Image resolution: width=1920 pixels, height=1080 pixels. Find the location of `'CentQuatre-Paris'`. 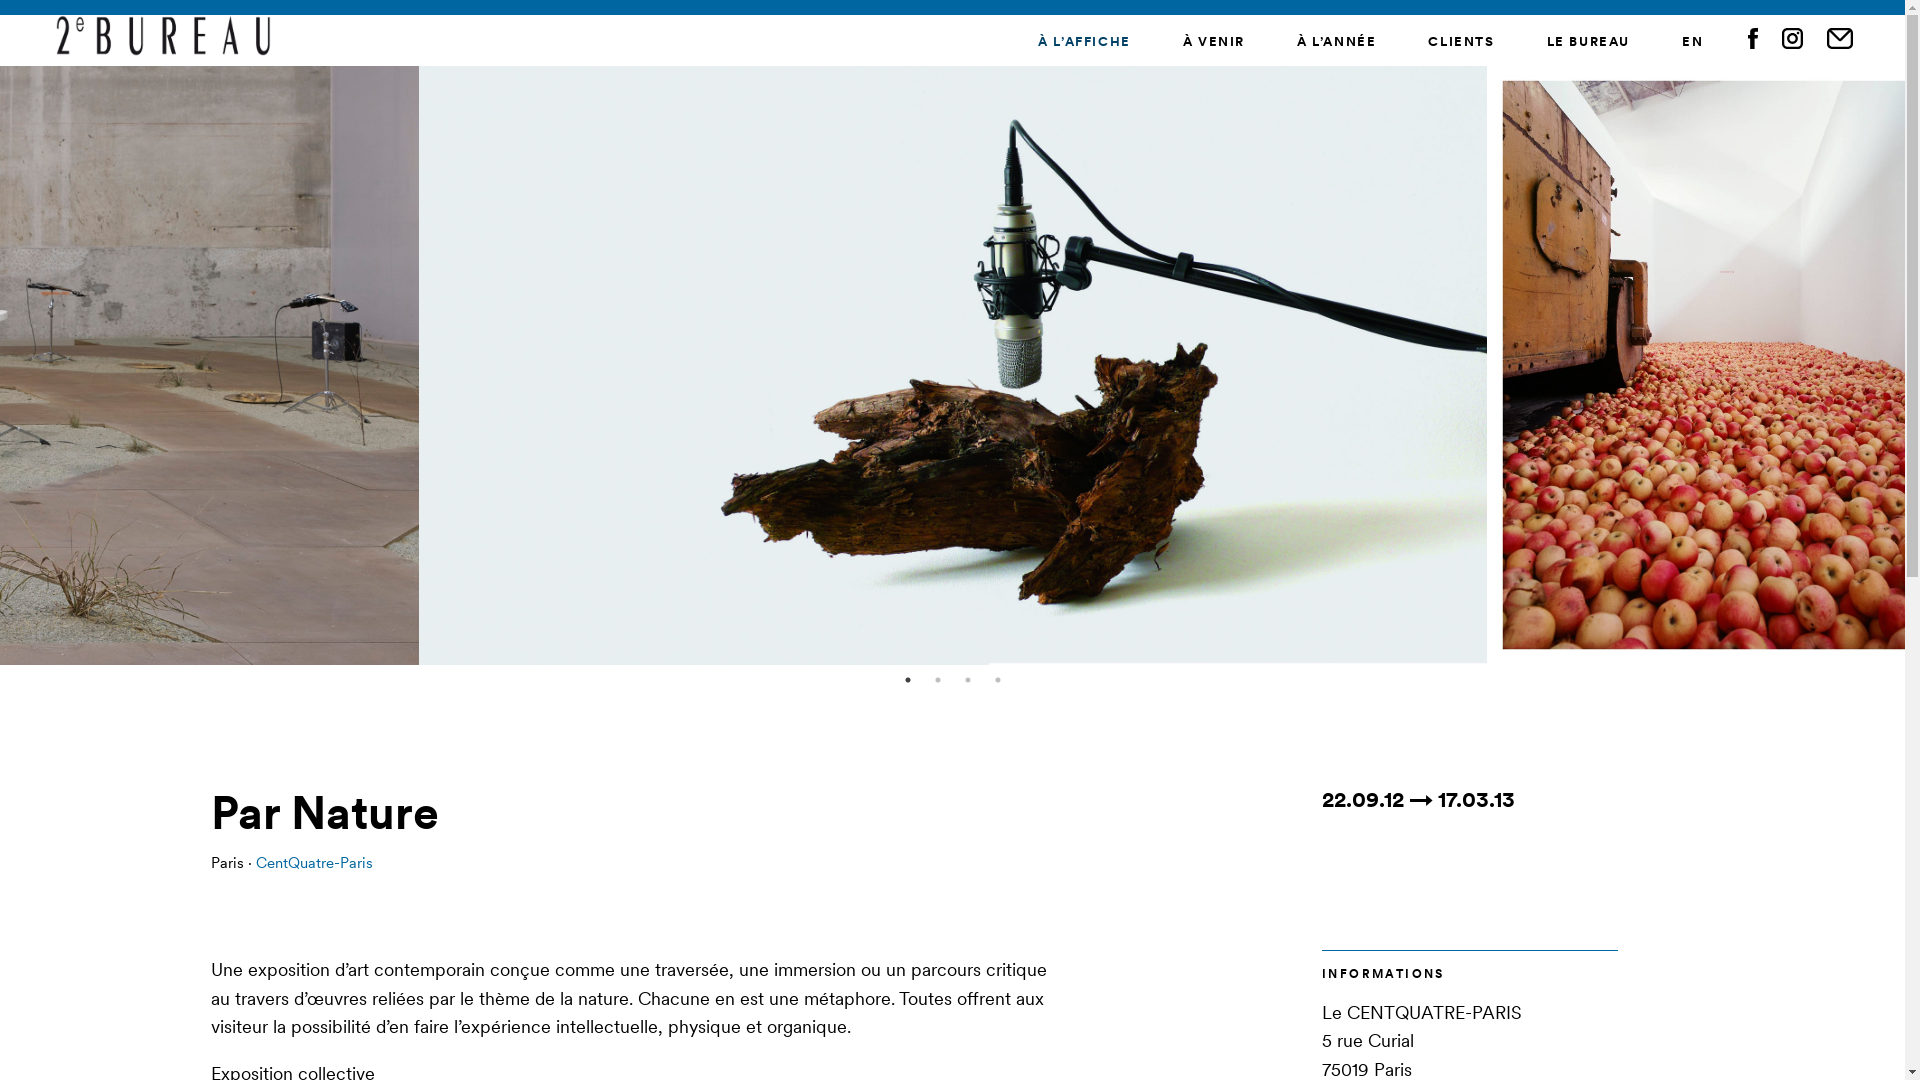

'CentQuatre-Paris' is located at coordinates (313, 861).